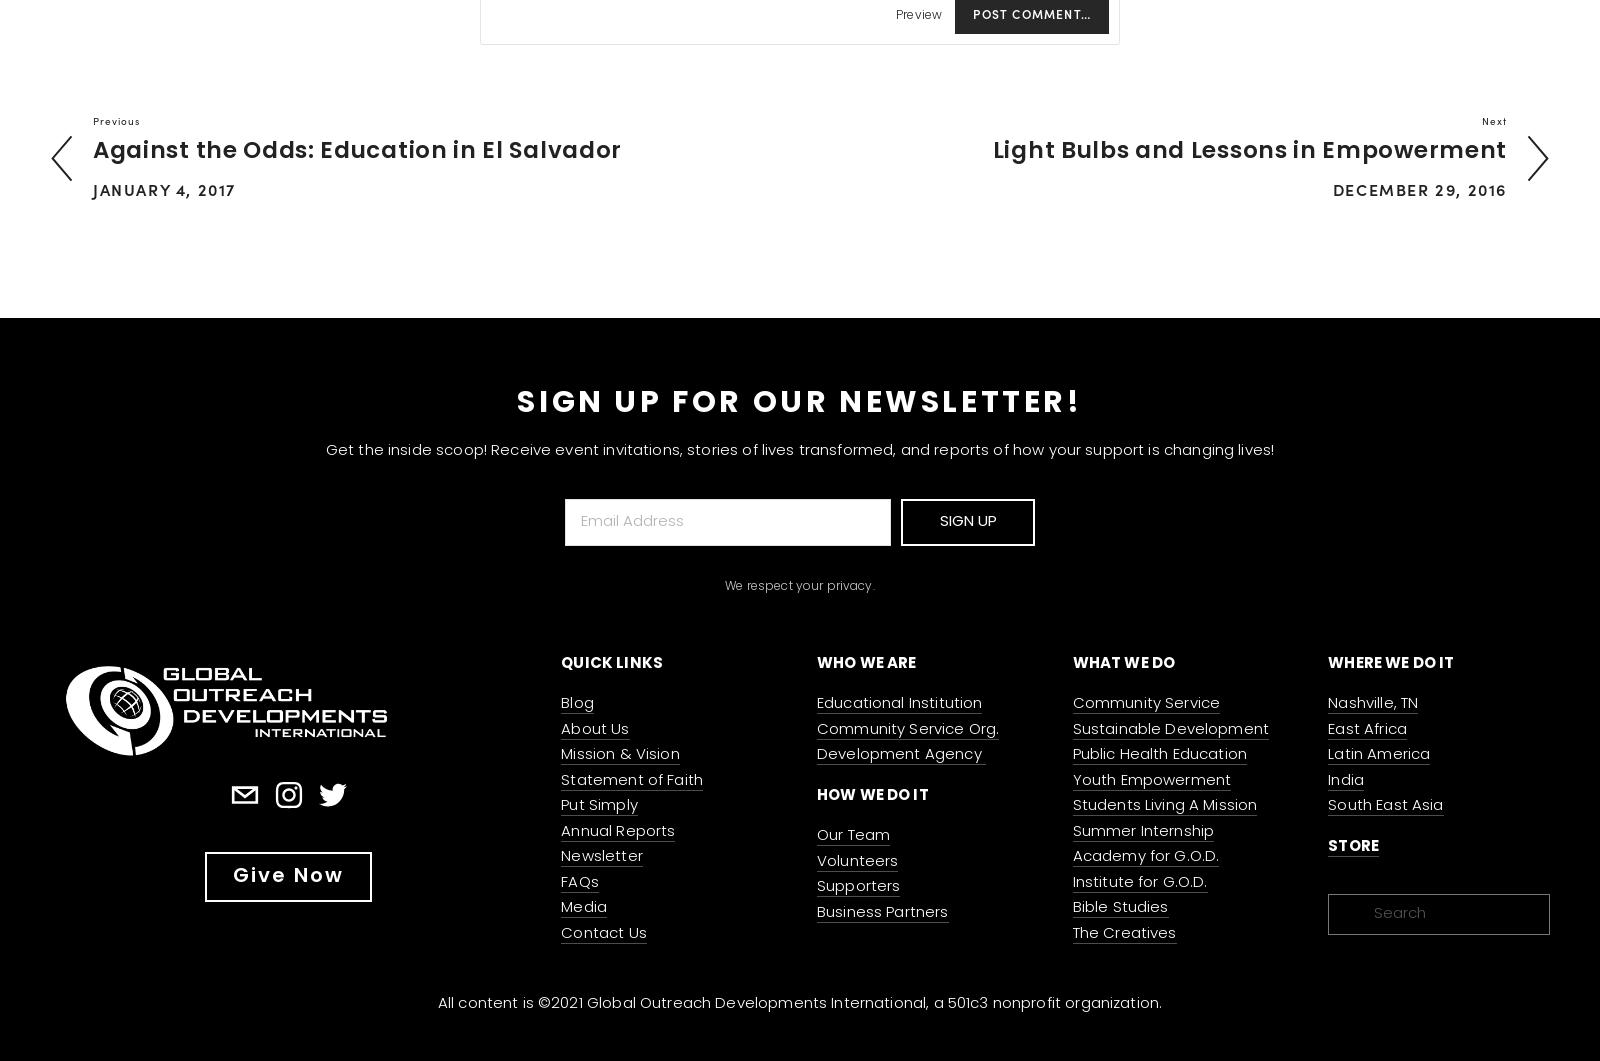 Image resolution: width=1600 pixels, height=1061 pixels. I want to click on 'Blog', so click(559, 703).